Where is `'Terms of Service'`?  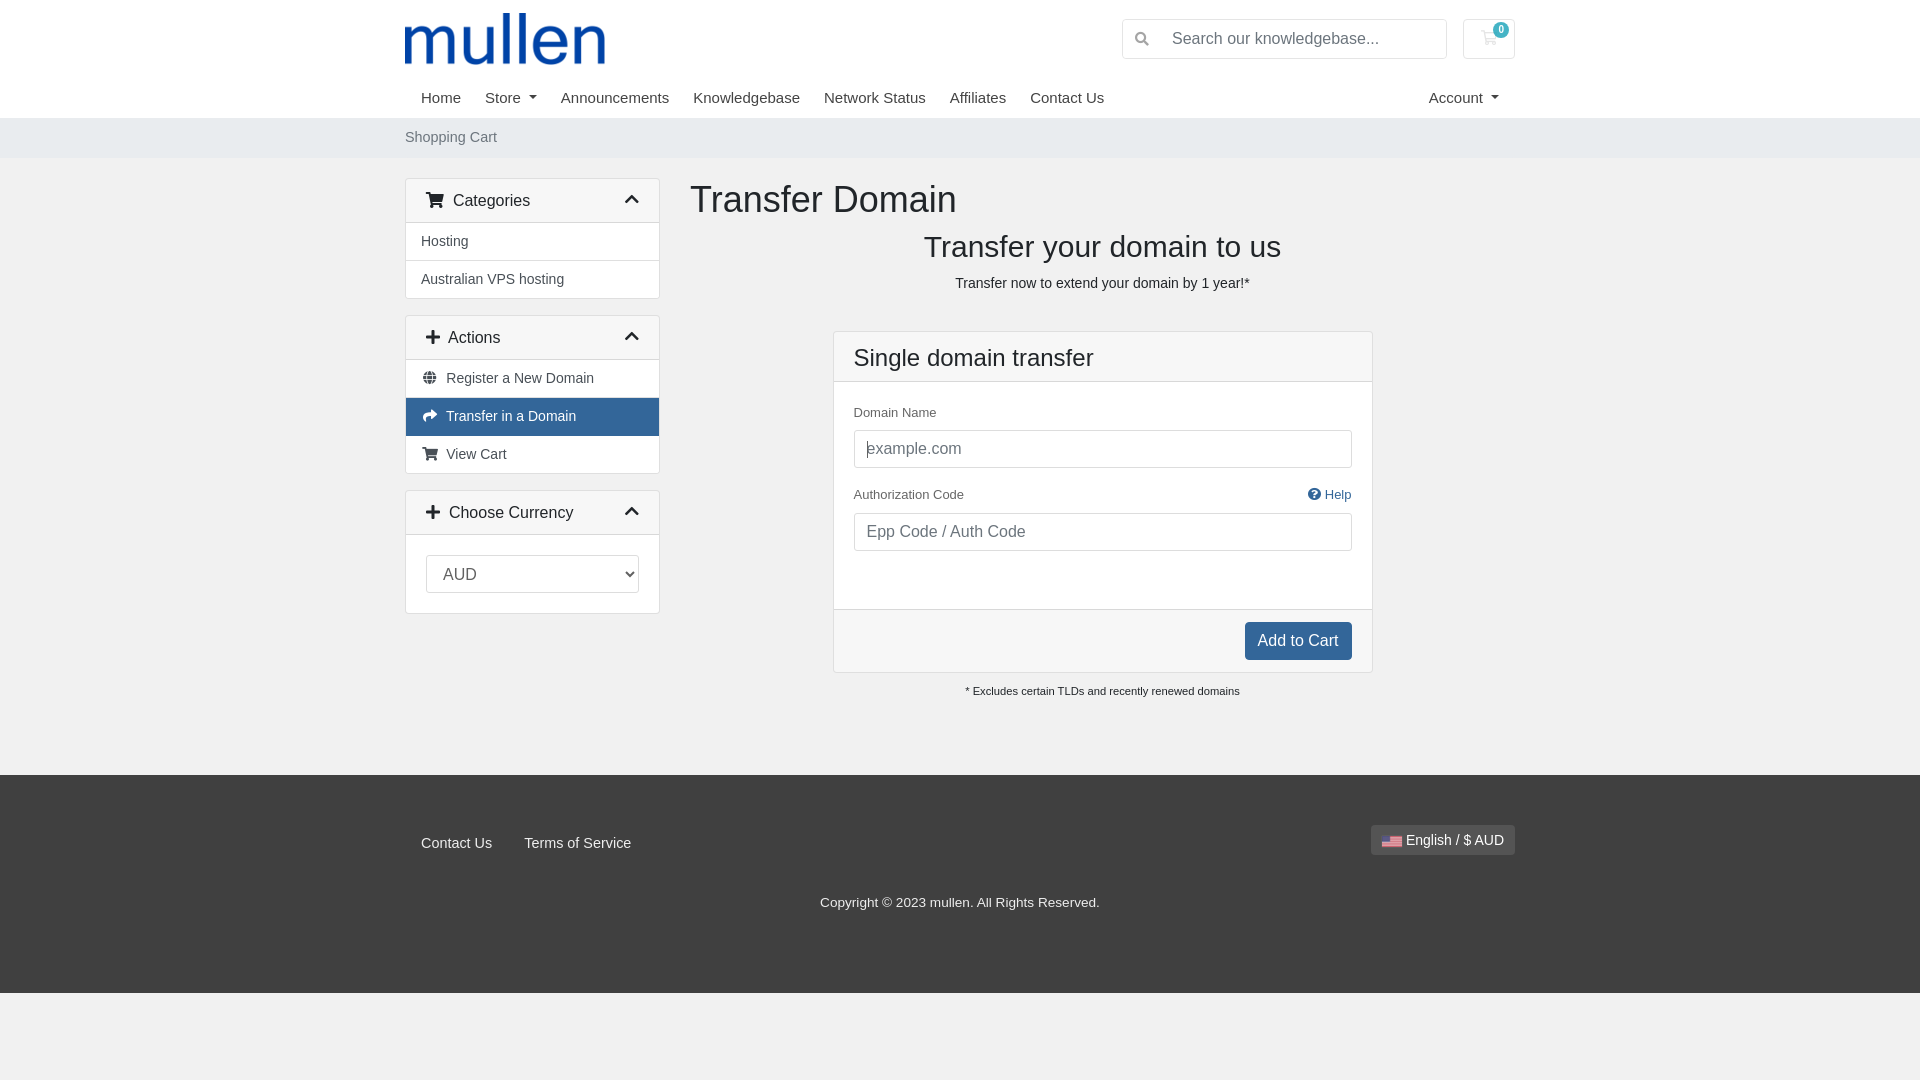
'Terms of Service' is located at coordinates (576, 844).